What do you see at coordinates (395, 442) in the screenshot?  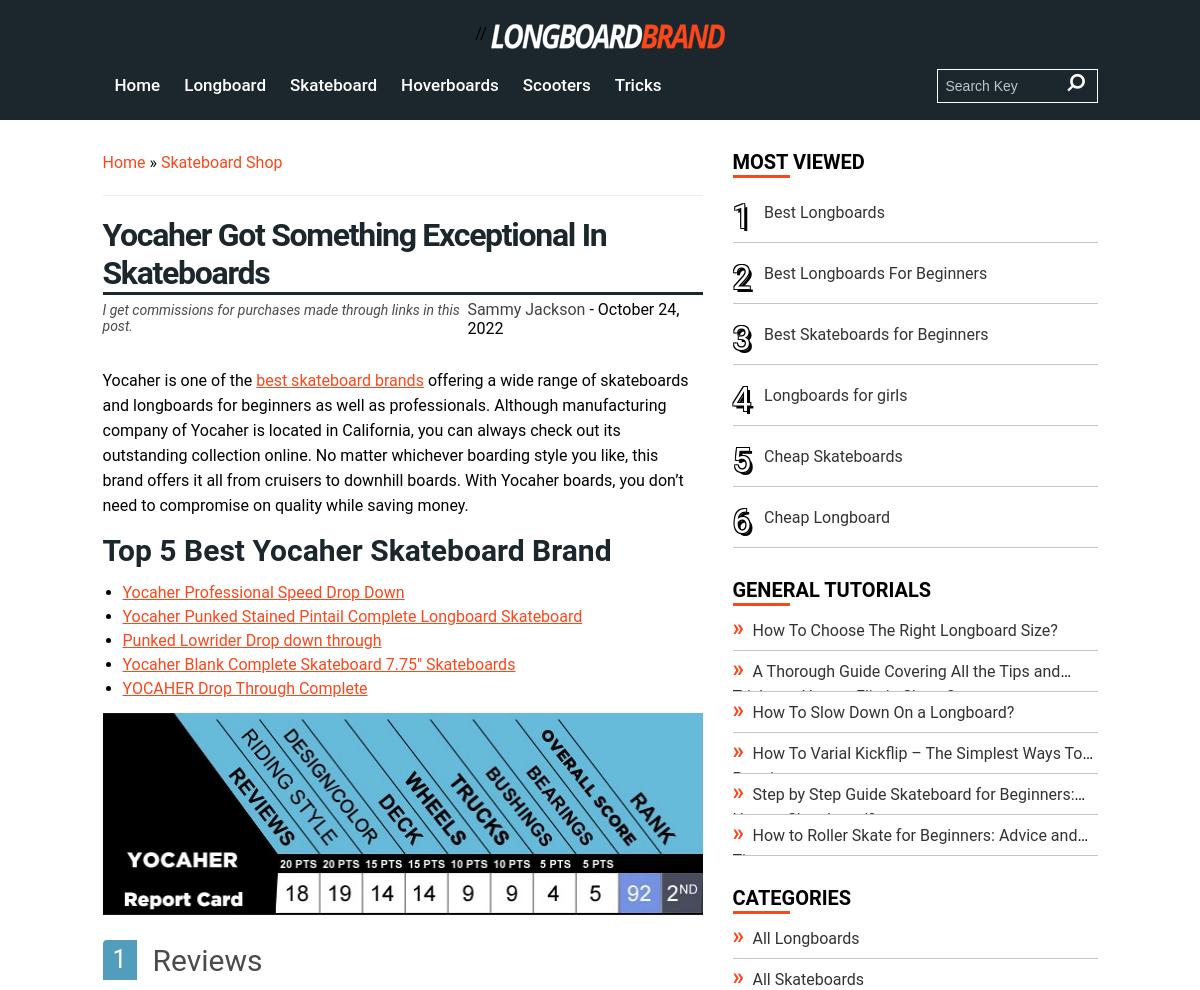 I see `'offering a wide range of skateboards and longboards for beginners as well as professionals. Although manufacturing company of Yocaher is located in California, you can always check out its outstanding collection online. No matter whichever boarding style you like, this brand offers it all from cruisers to downhill boards. With Yocaher boards, you don’t need to compromise on quality while saving money.'` at bounding box center [395, 442].